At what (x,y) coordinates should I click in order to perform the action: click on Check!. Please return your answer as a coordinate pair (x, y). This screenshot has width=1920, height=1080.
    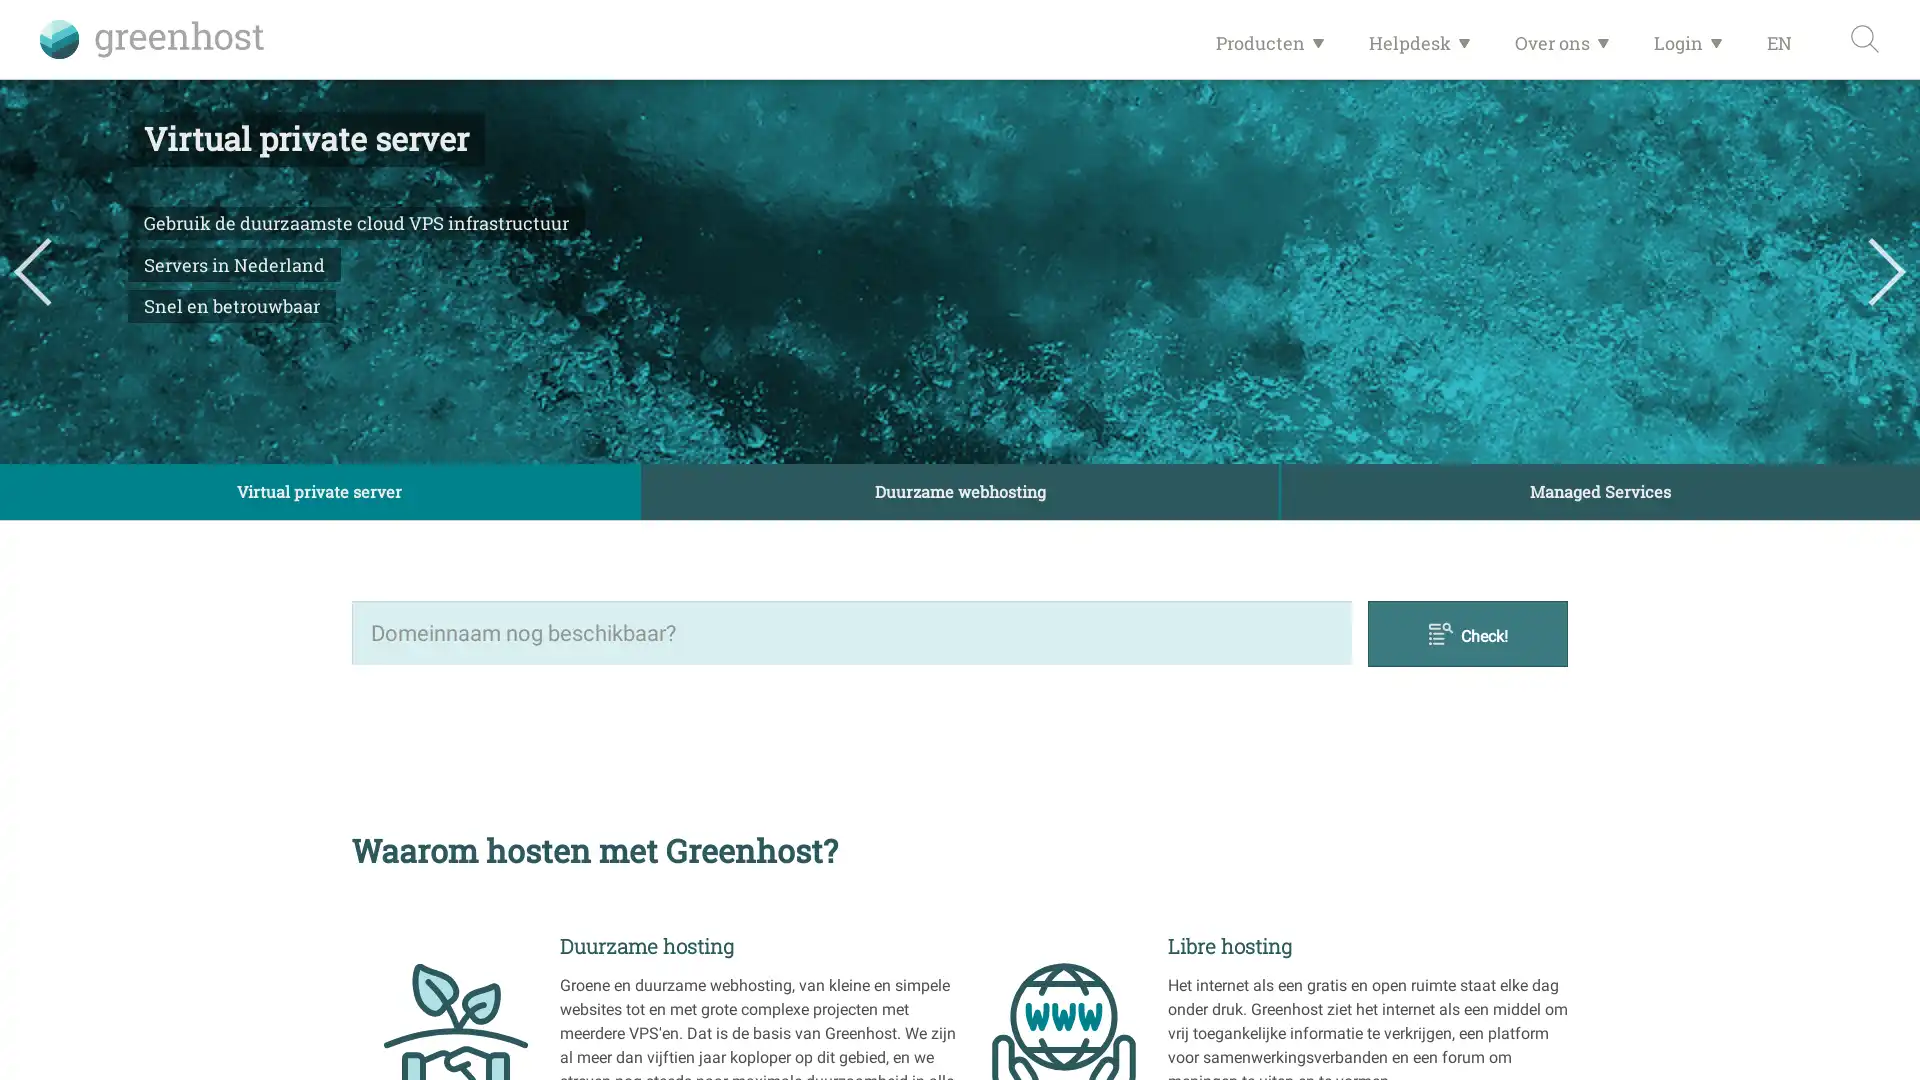
    Looking at the image, I should click on (1468, 633).